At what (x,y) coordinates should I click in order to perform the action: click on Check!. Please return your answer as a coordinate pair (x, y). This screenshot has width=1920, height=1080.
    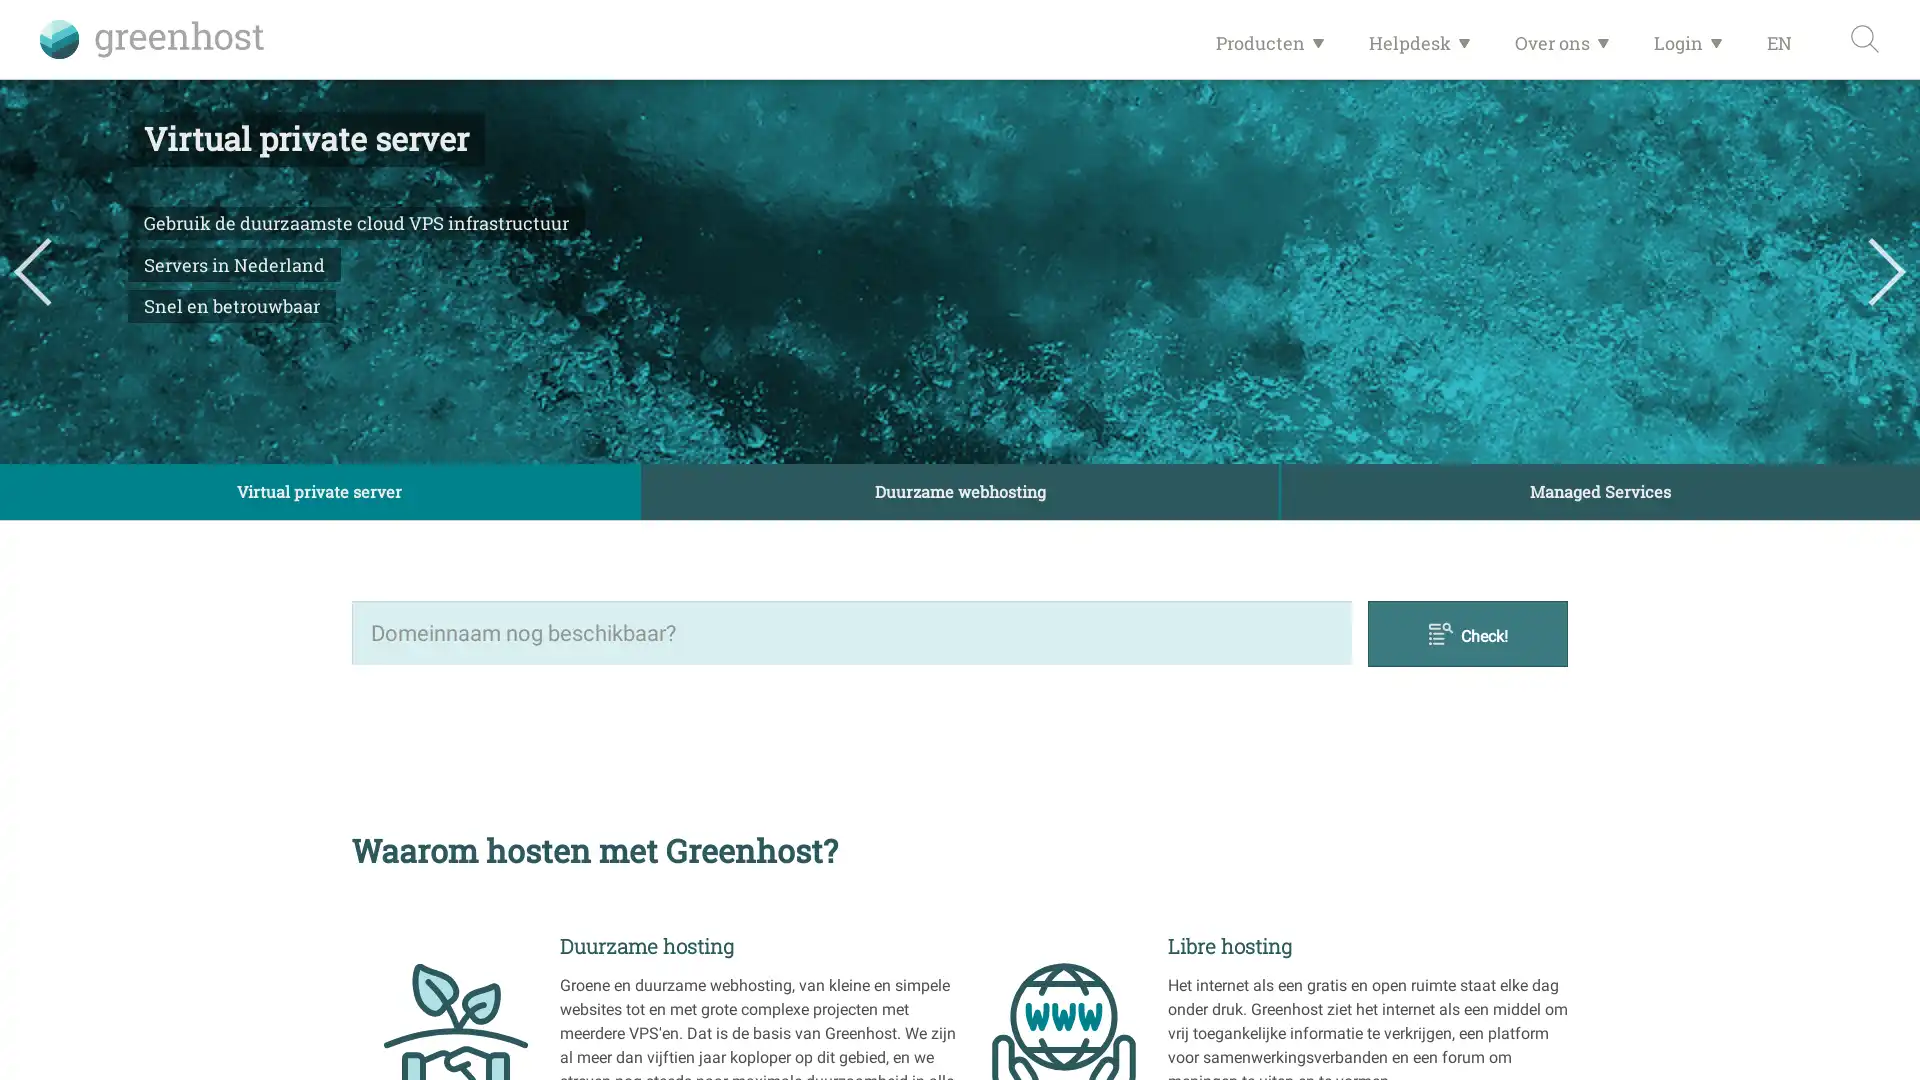
    Looking at the image, I should click on (1468, 633).